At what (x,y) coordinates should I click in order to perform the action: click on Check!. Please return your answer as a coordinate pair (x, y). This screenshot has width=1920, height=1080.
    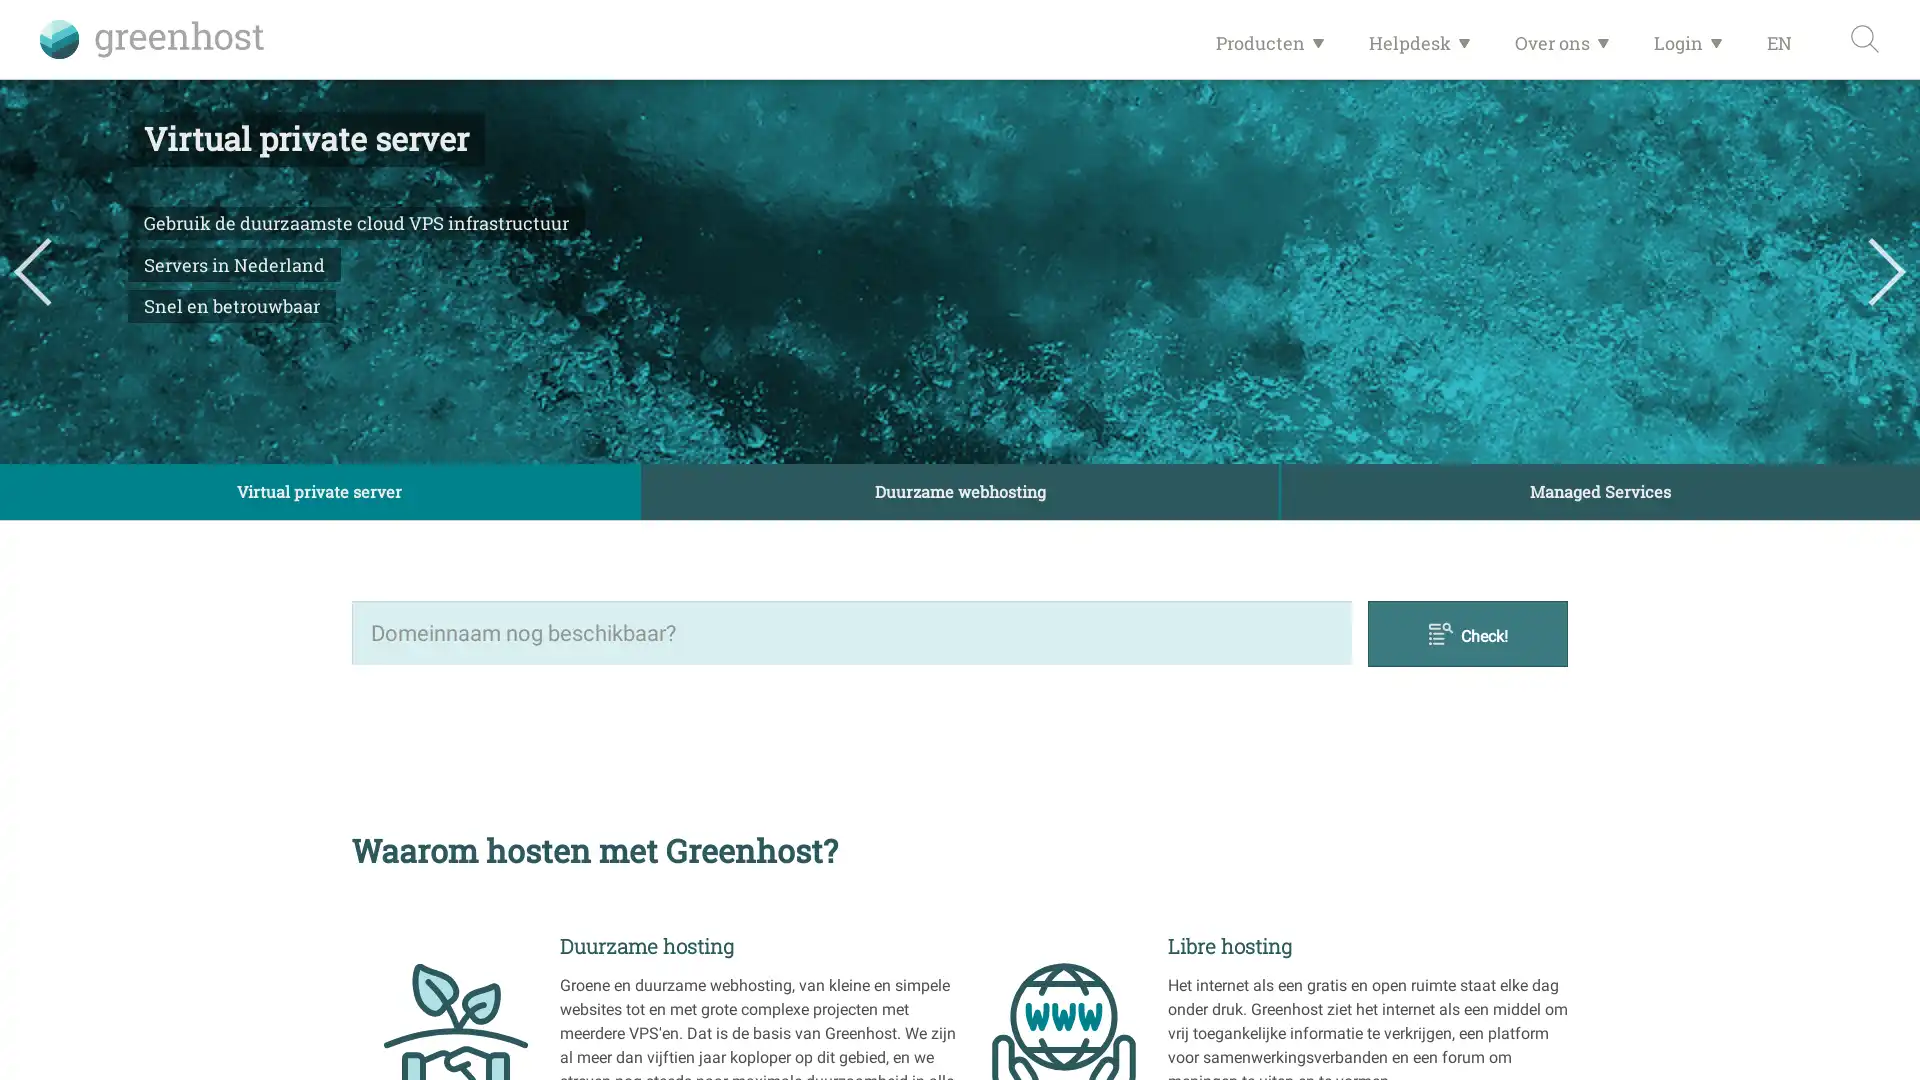
    Looking at the image, I should click on (1468, 633).